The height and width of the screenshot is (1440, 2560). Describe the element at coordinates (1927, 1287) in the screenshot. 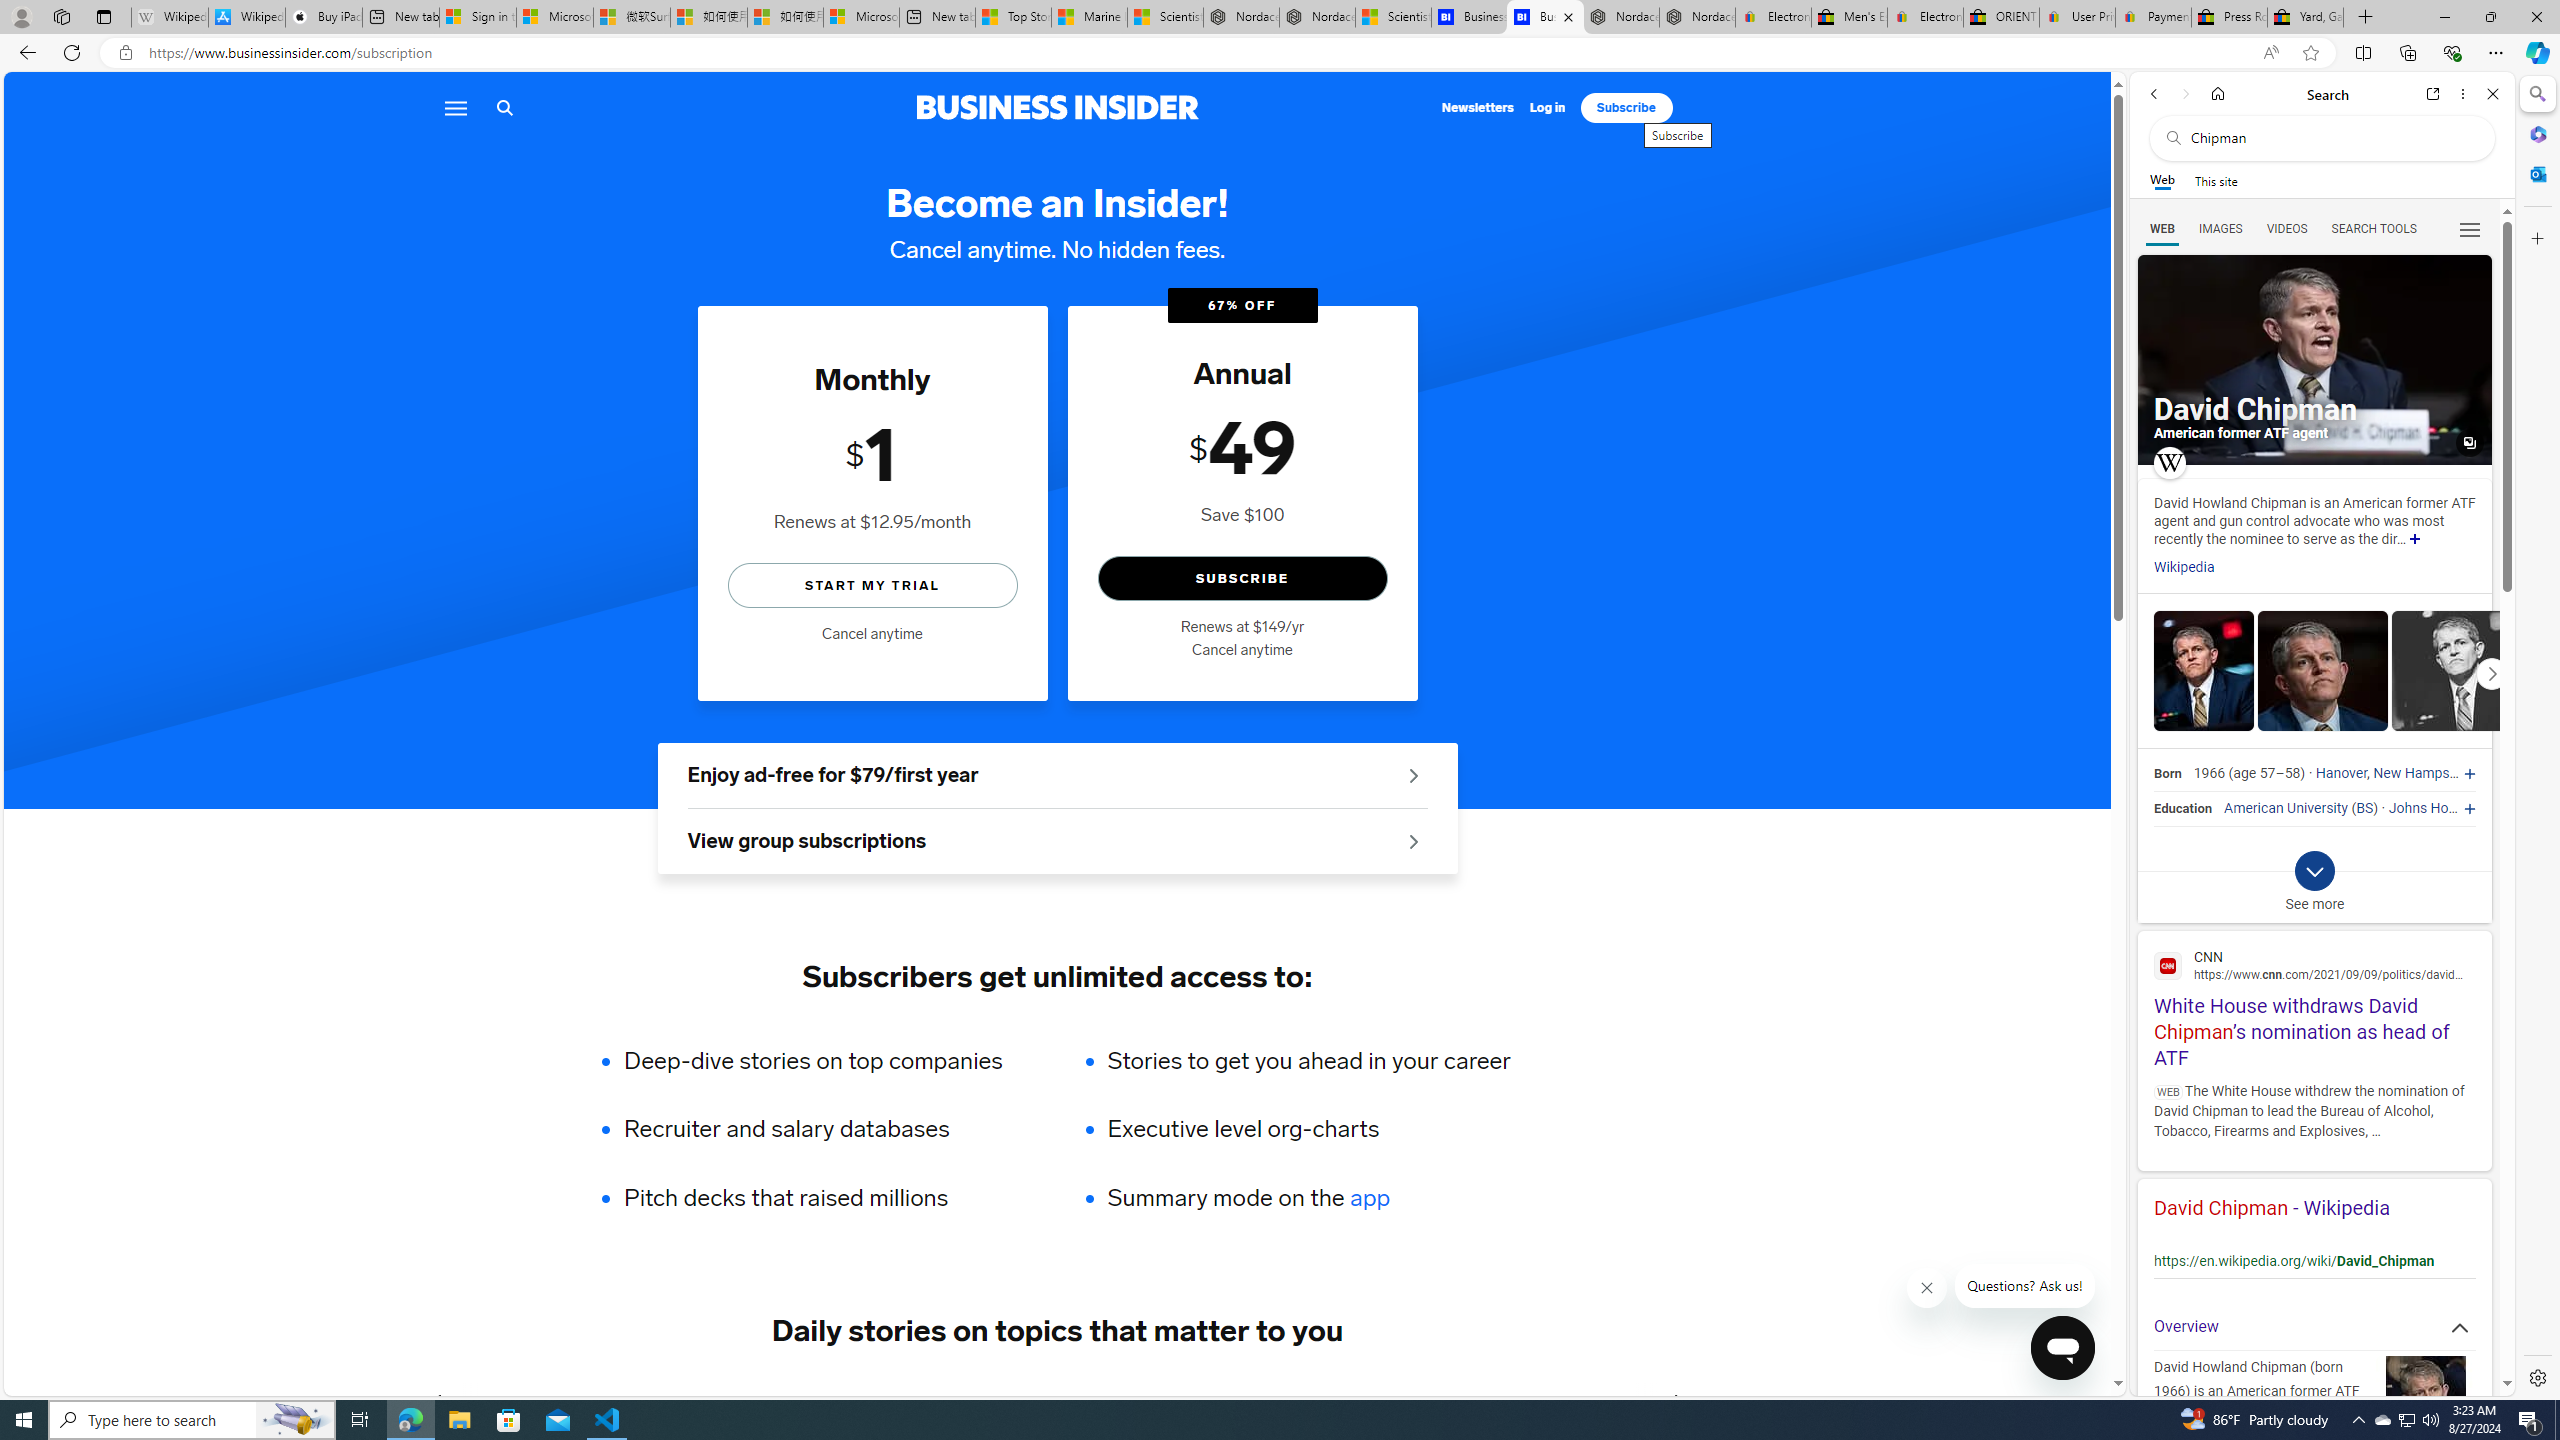

I see `'Class: sc-1uf0igr-1 fjHZYk'` at that location.